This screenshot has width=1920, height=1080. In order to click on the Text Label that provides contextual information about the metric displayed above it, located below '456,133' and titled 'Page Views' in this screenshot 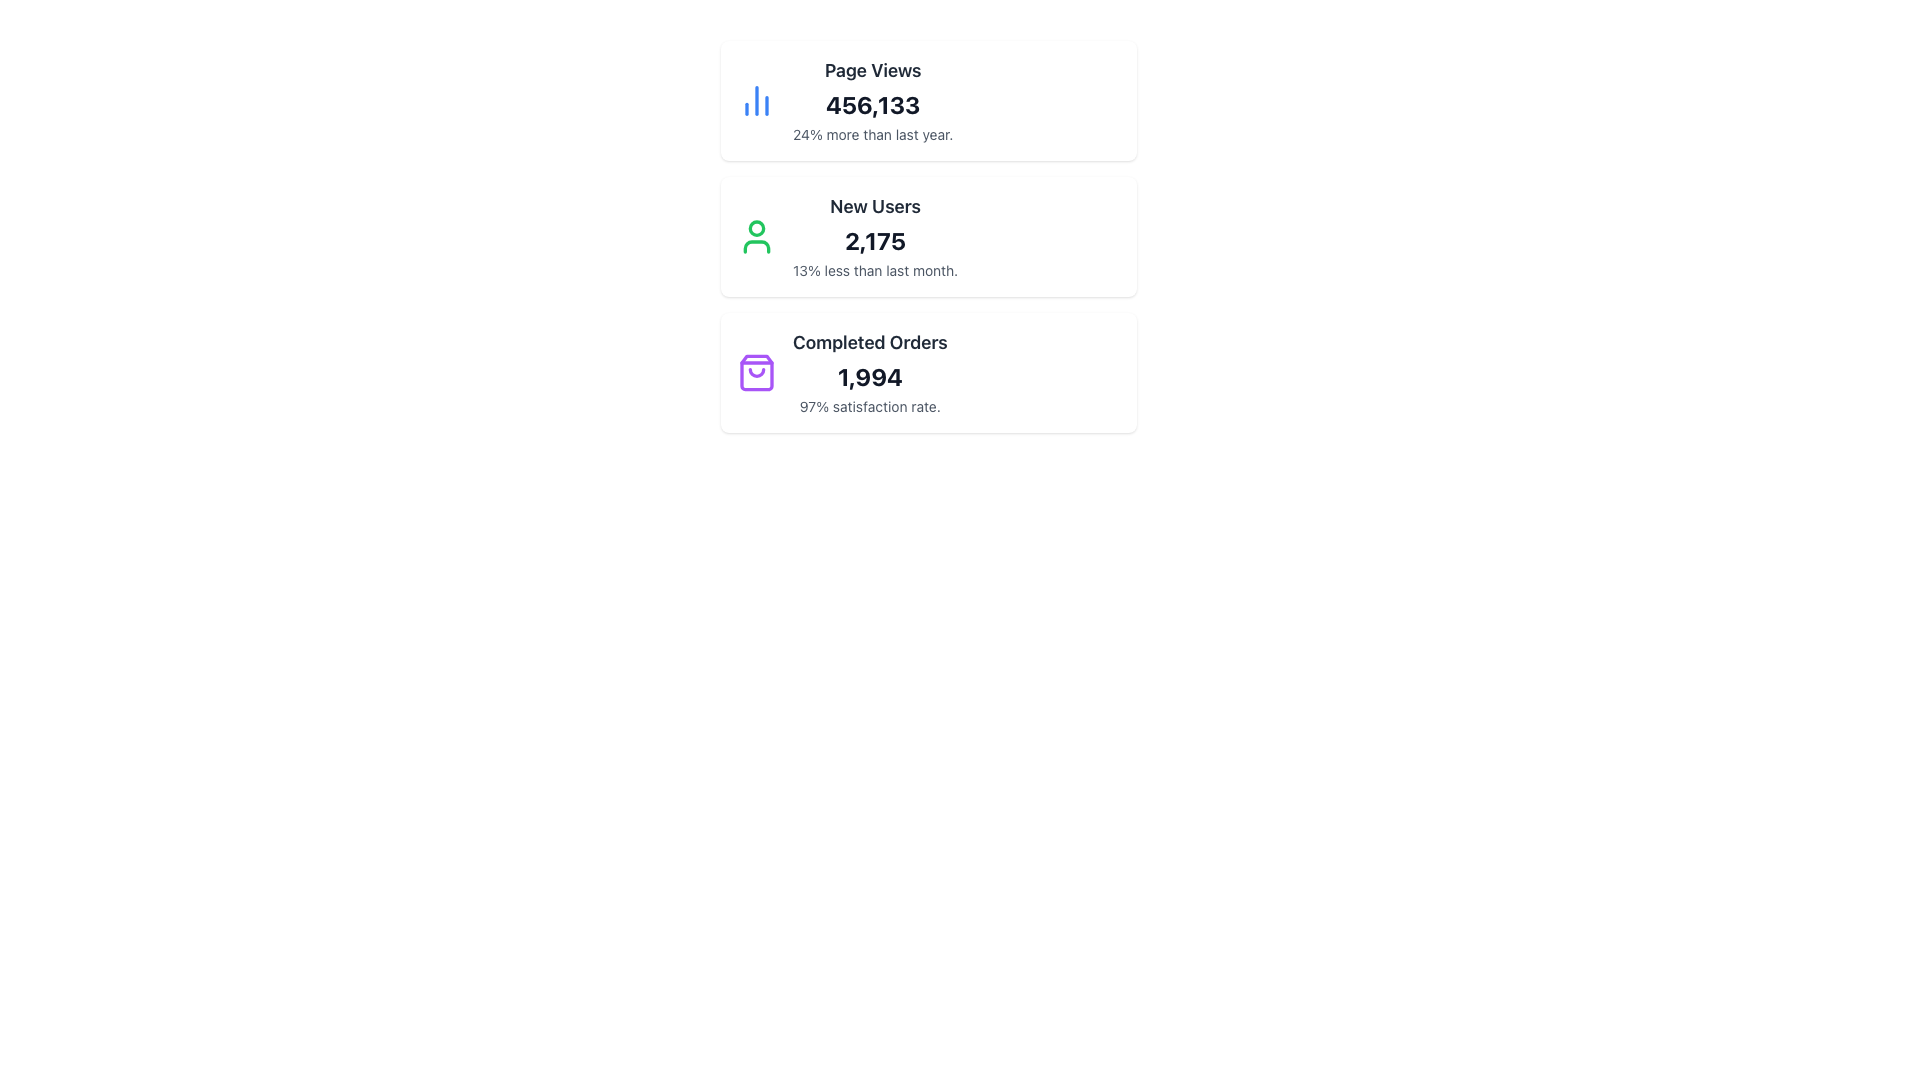, I will do `click(873, 135)`.